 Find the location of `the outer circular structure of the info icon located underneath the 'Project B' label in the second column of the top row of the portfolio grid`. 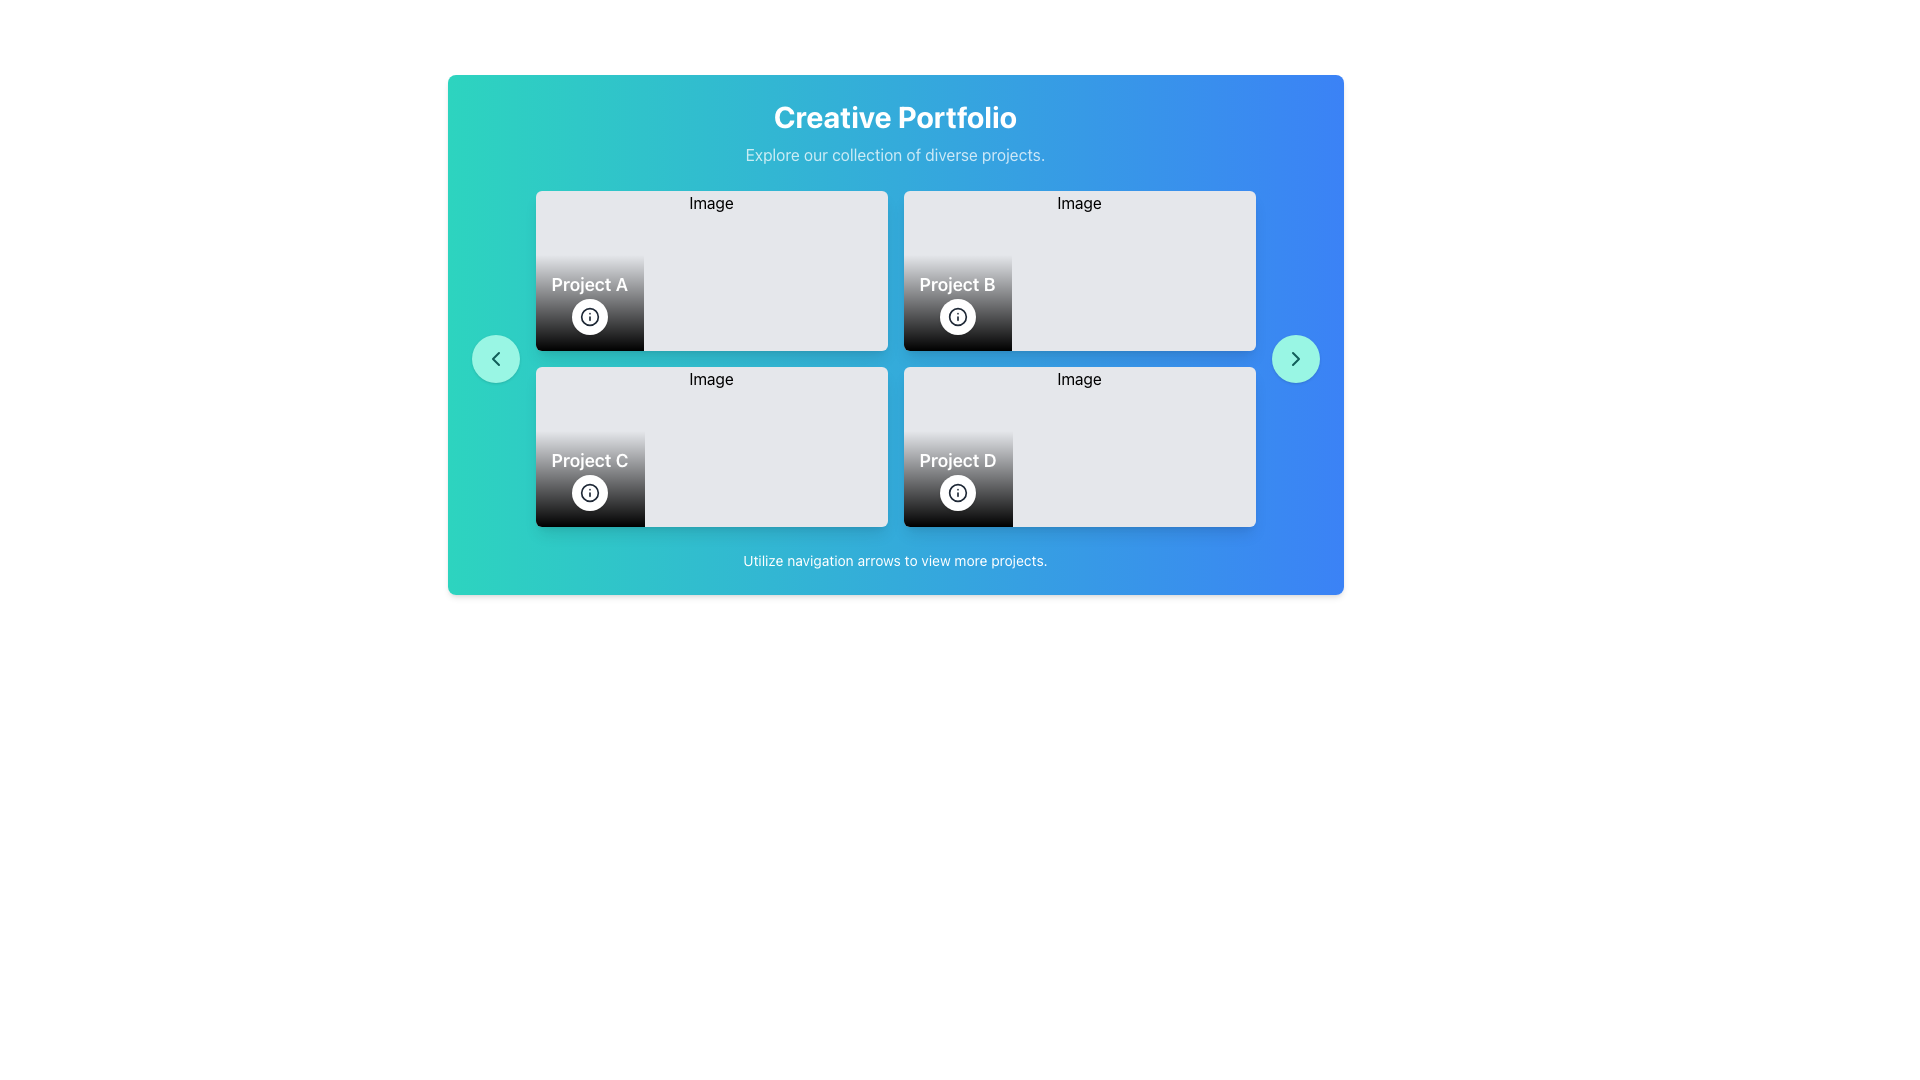

the outer circular structure of the info icon located underneath the 'Project B' label in the second column of the top row of the portfolio grid is located at coordinates (956, 315).